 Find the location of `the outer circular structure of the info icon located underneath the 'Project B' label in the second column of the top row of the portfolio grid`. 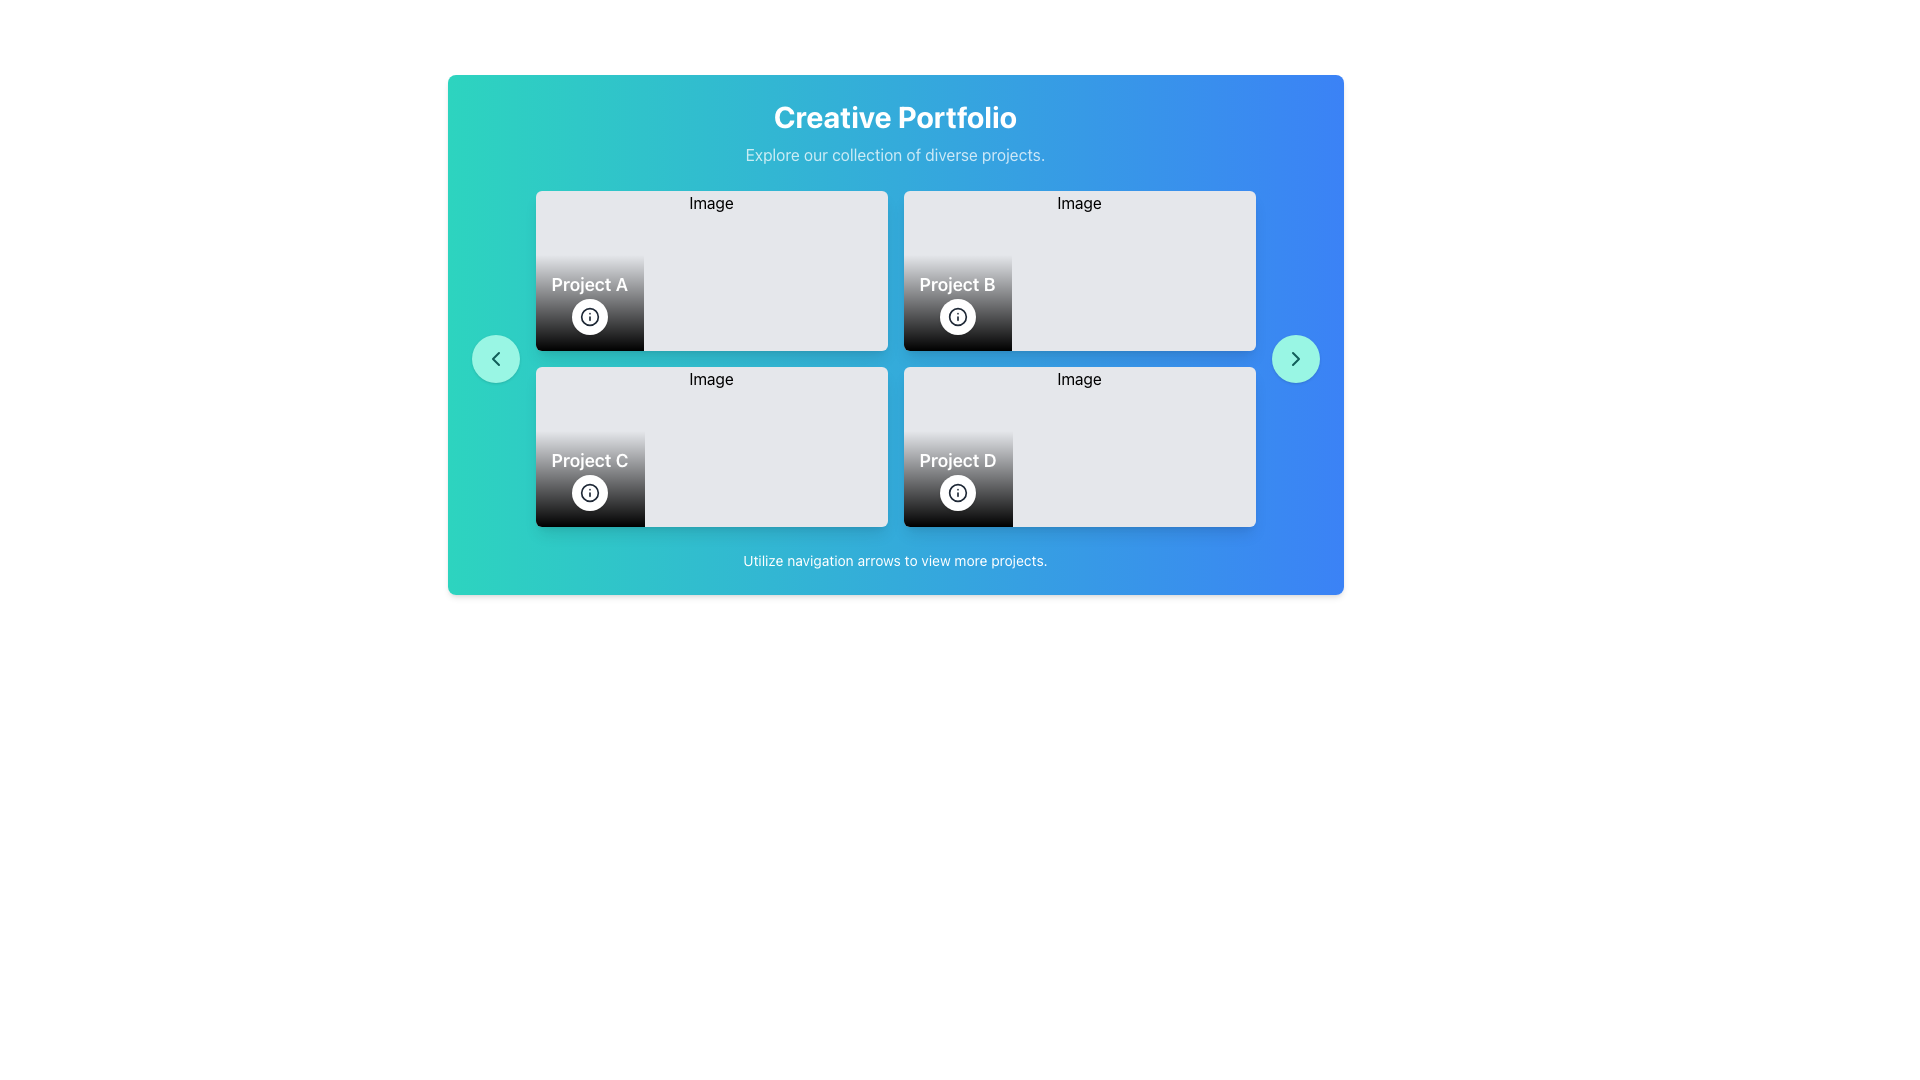

the outer circular structure of the info icon located underneath the 'Project B' label in the second column of the top row of the portfolio grid is located at coordinates (956, 315).